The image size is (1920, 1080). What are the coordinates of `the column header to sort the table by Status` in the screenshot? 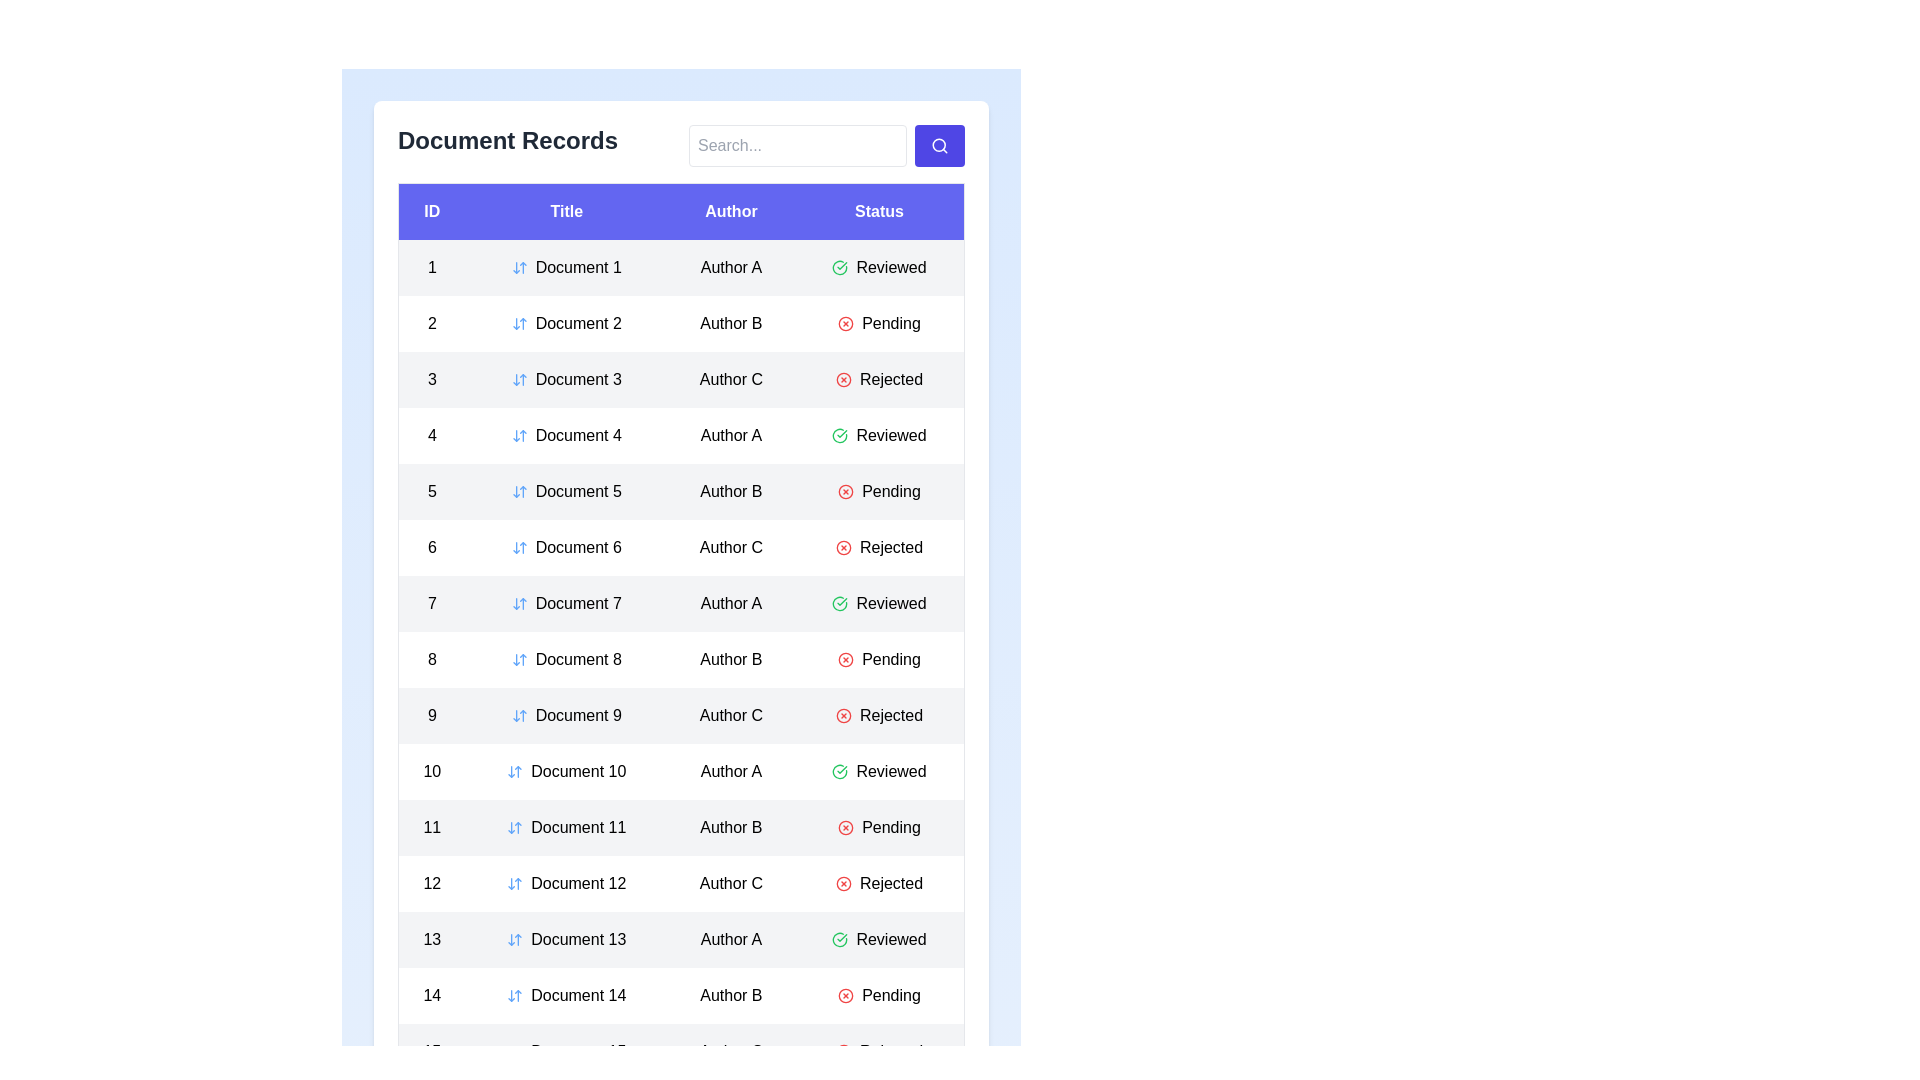 It's located at (879, 211).